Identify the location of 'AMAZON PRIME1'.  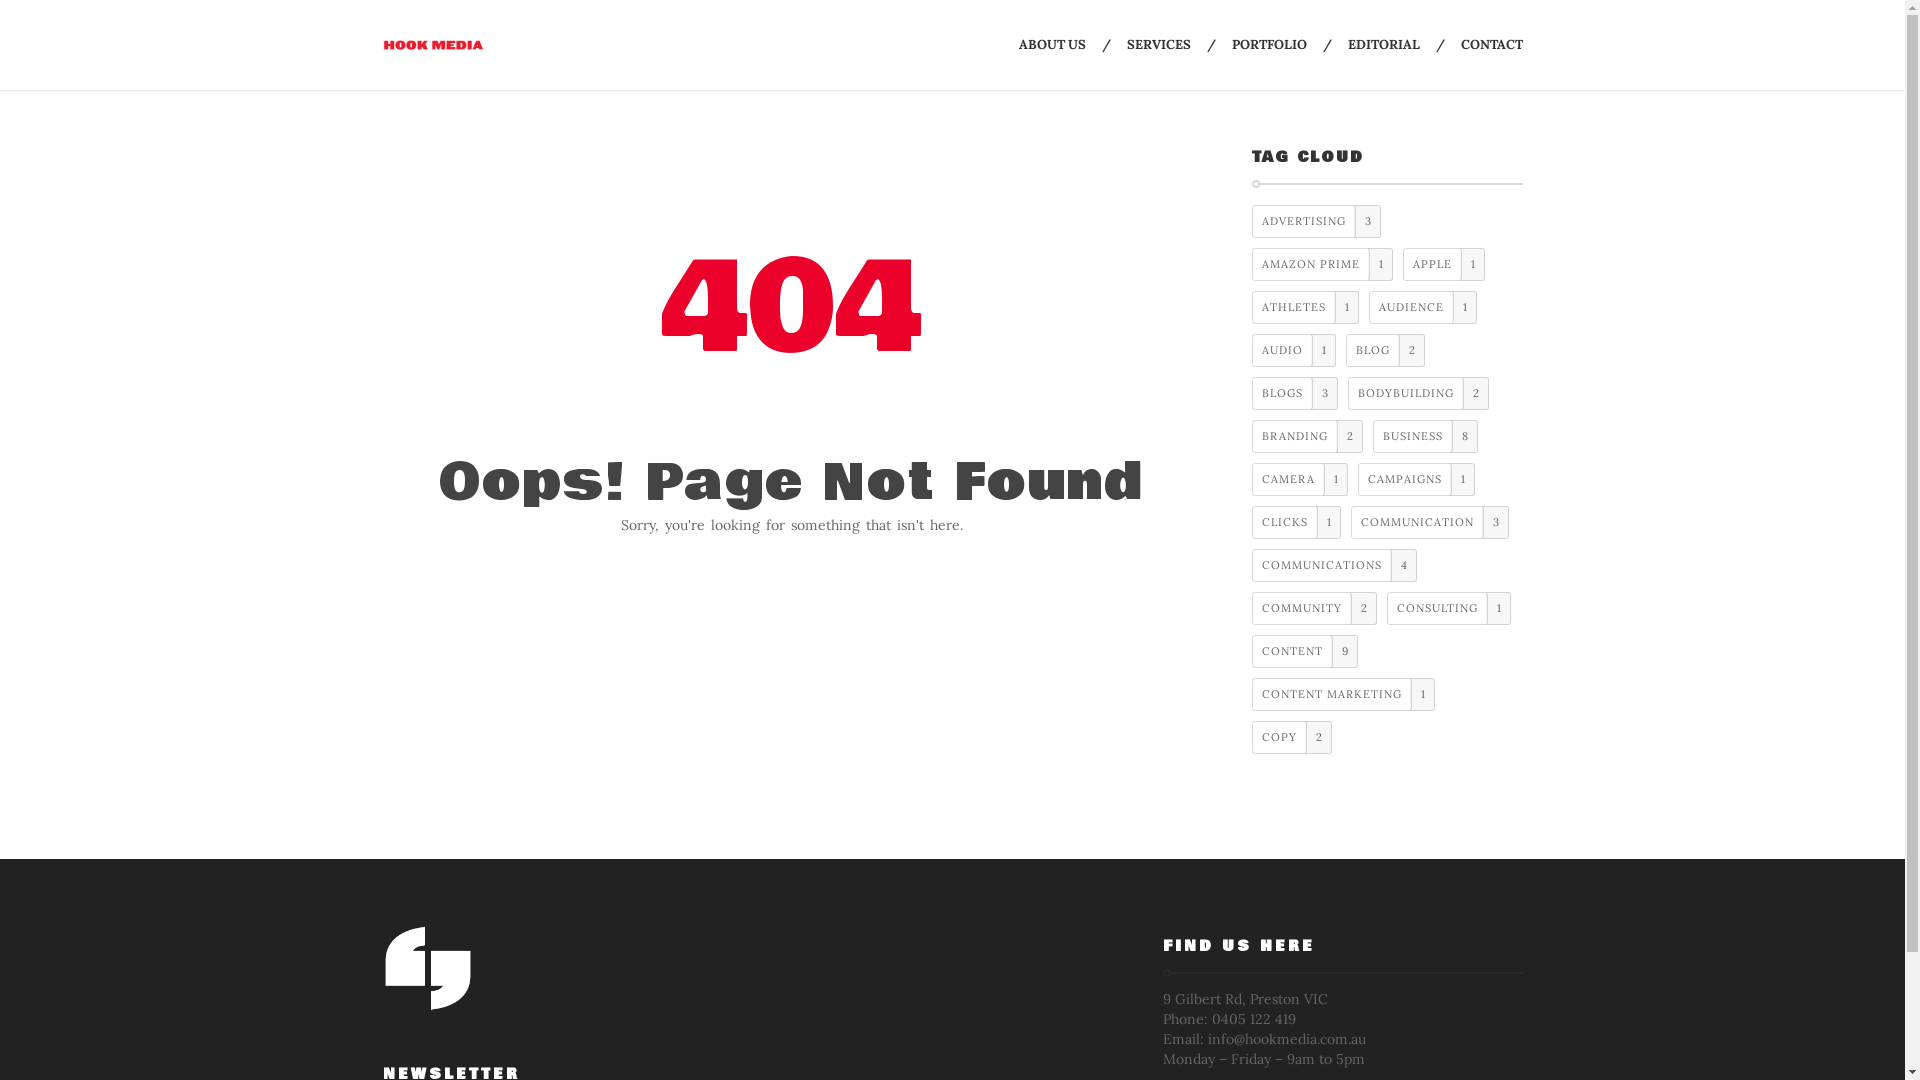
(1322, 263).